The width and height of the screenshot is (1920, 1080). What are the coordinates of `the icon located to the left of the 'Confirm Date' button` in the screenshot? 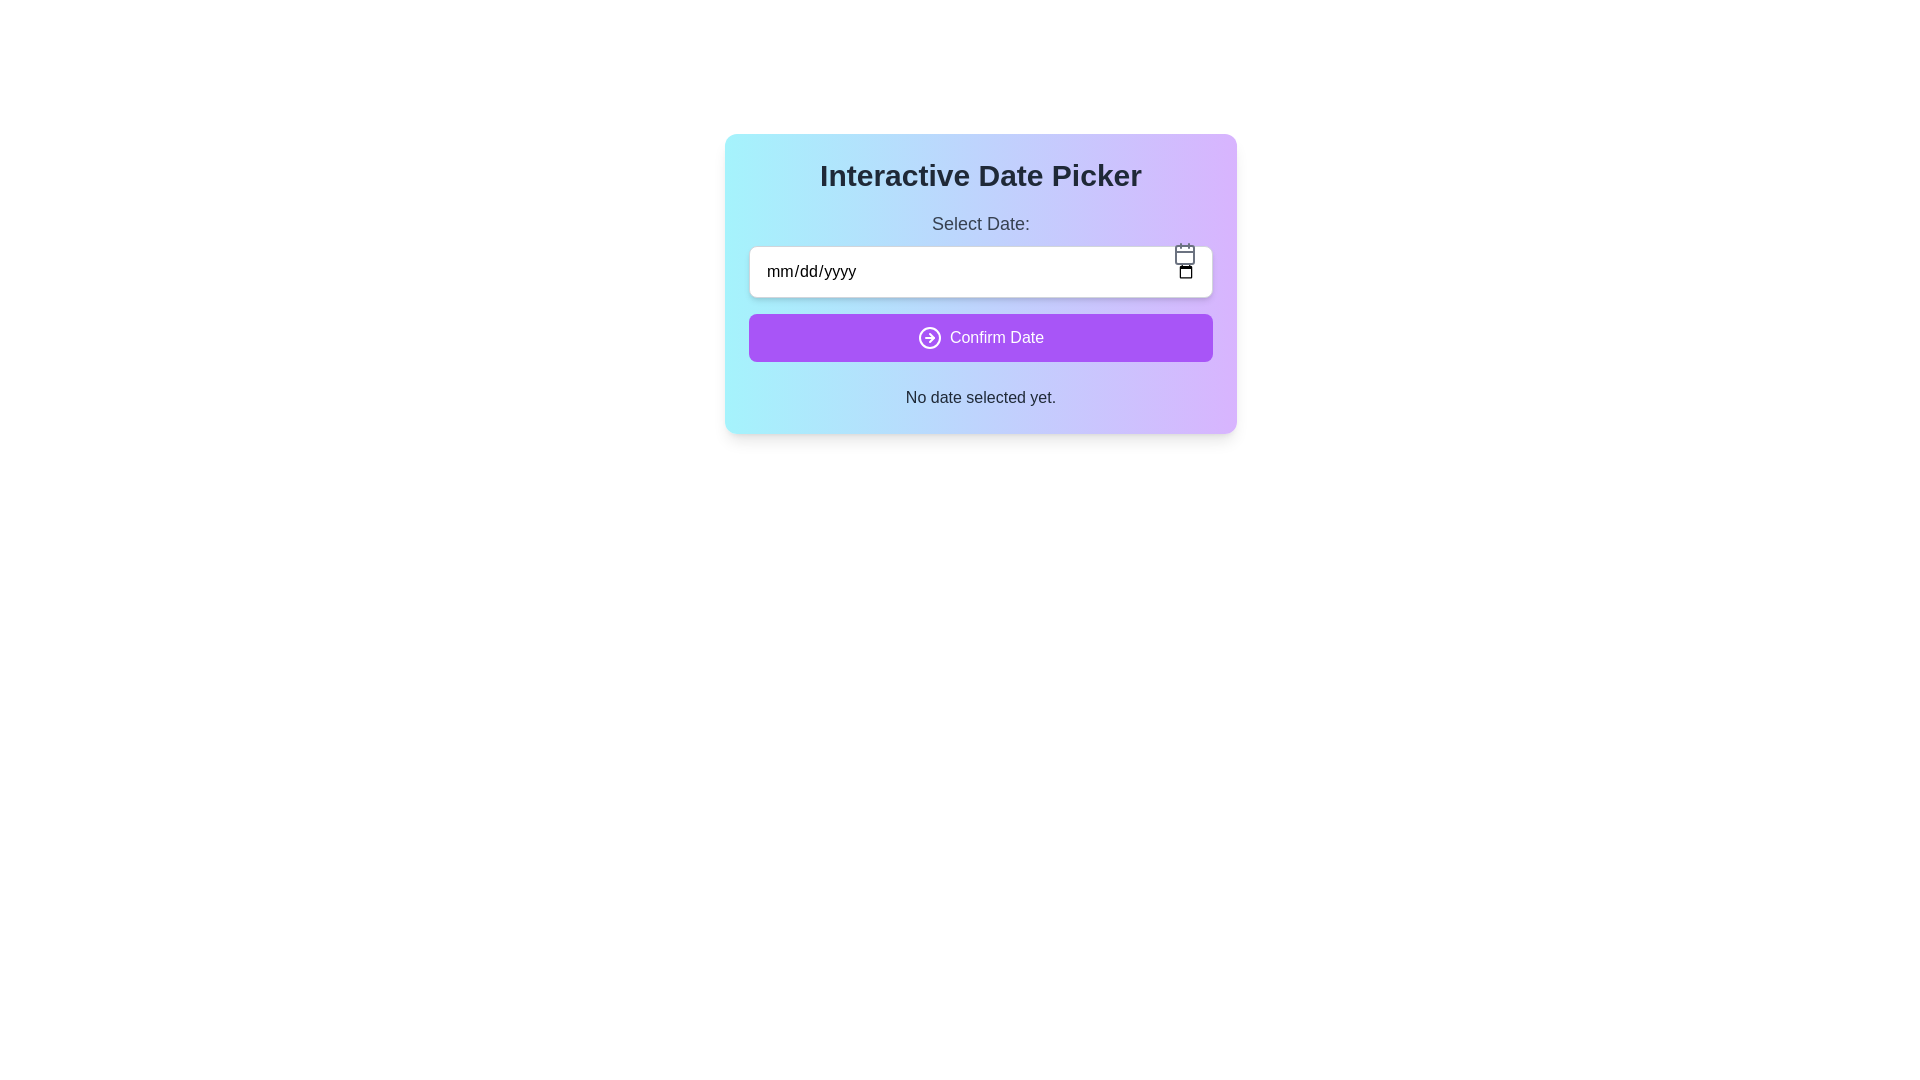 It's located at (928, 337).